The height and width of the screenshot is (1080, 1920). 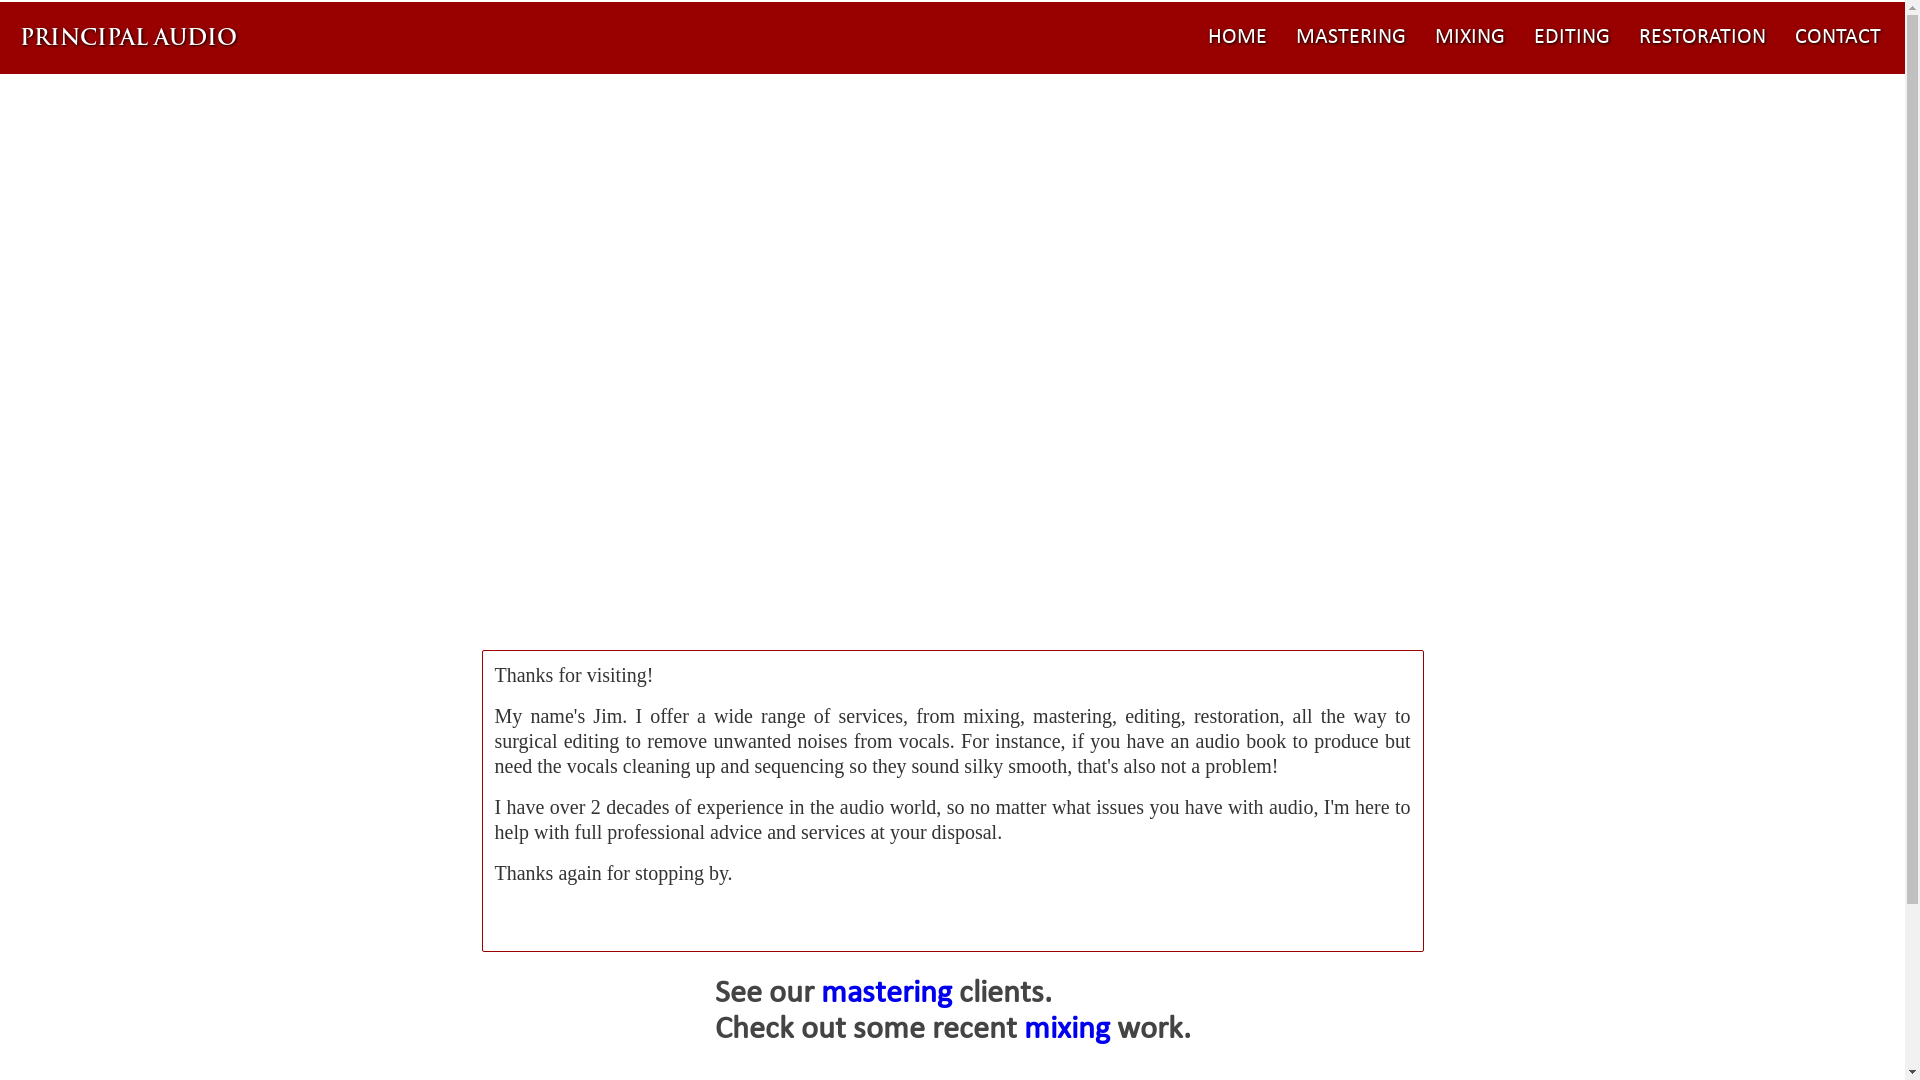 What do you see at coordinates (129, 37) in the screenshot?
I see `'Principal Audio'` at bounding box center [129, 37].